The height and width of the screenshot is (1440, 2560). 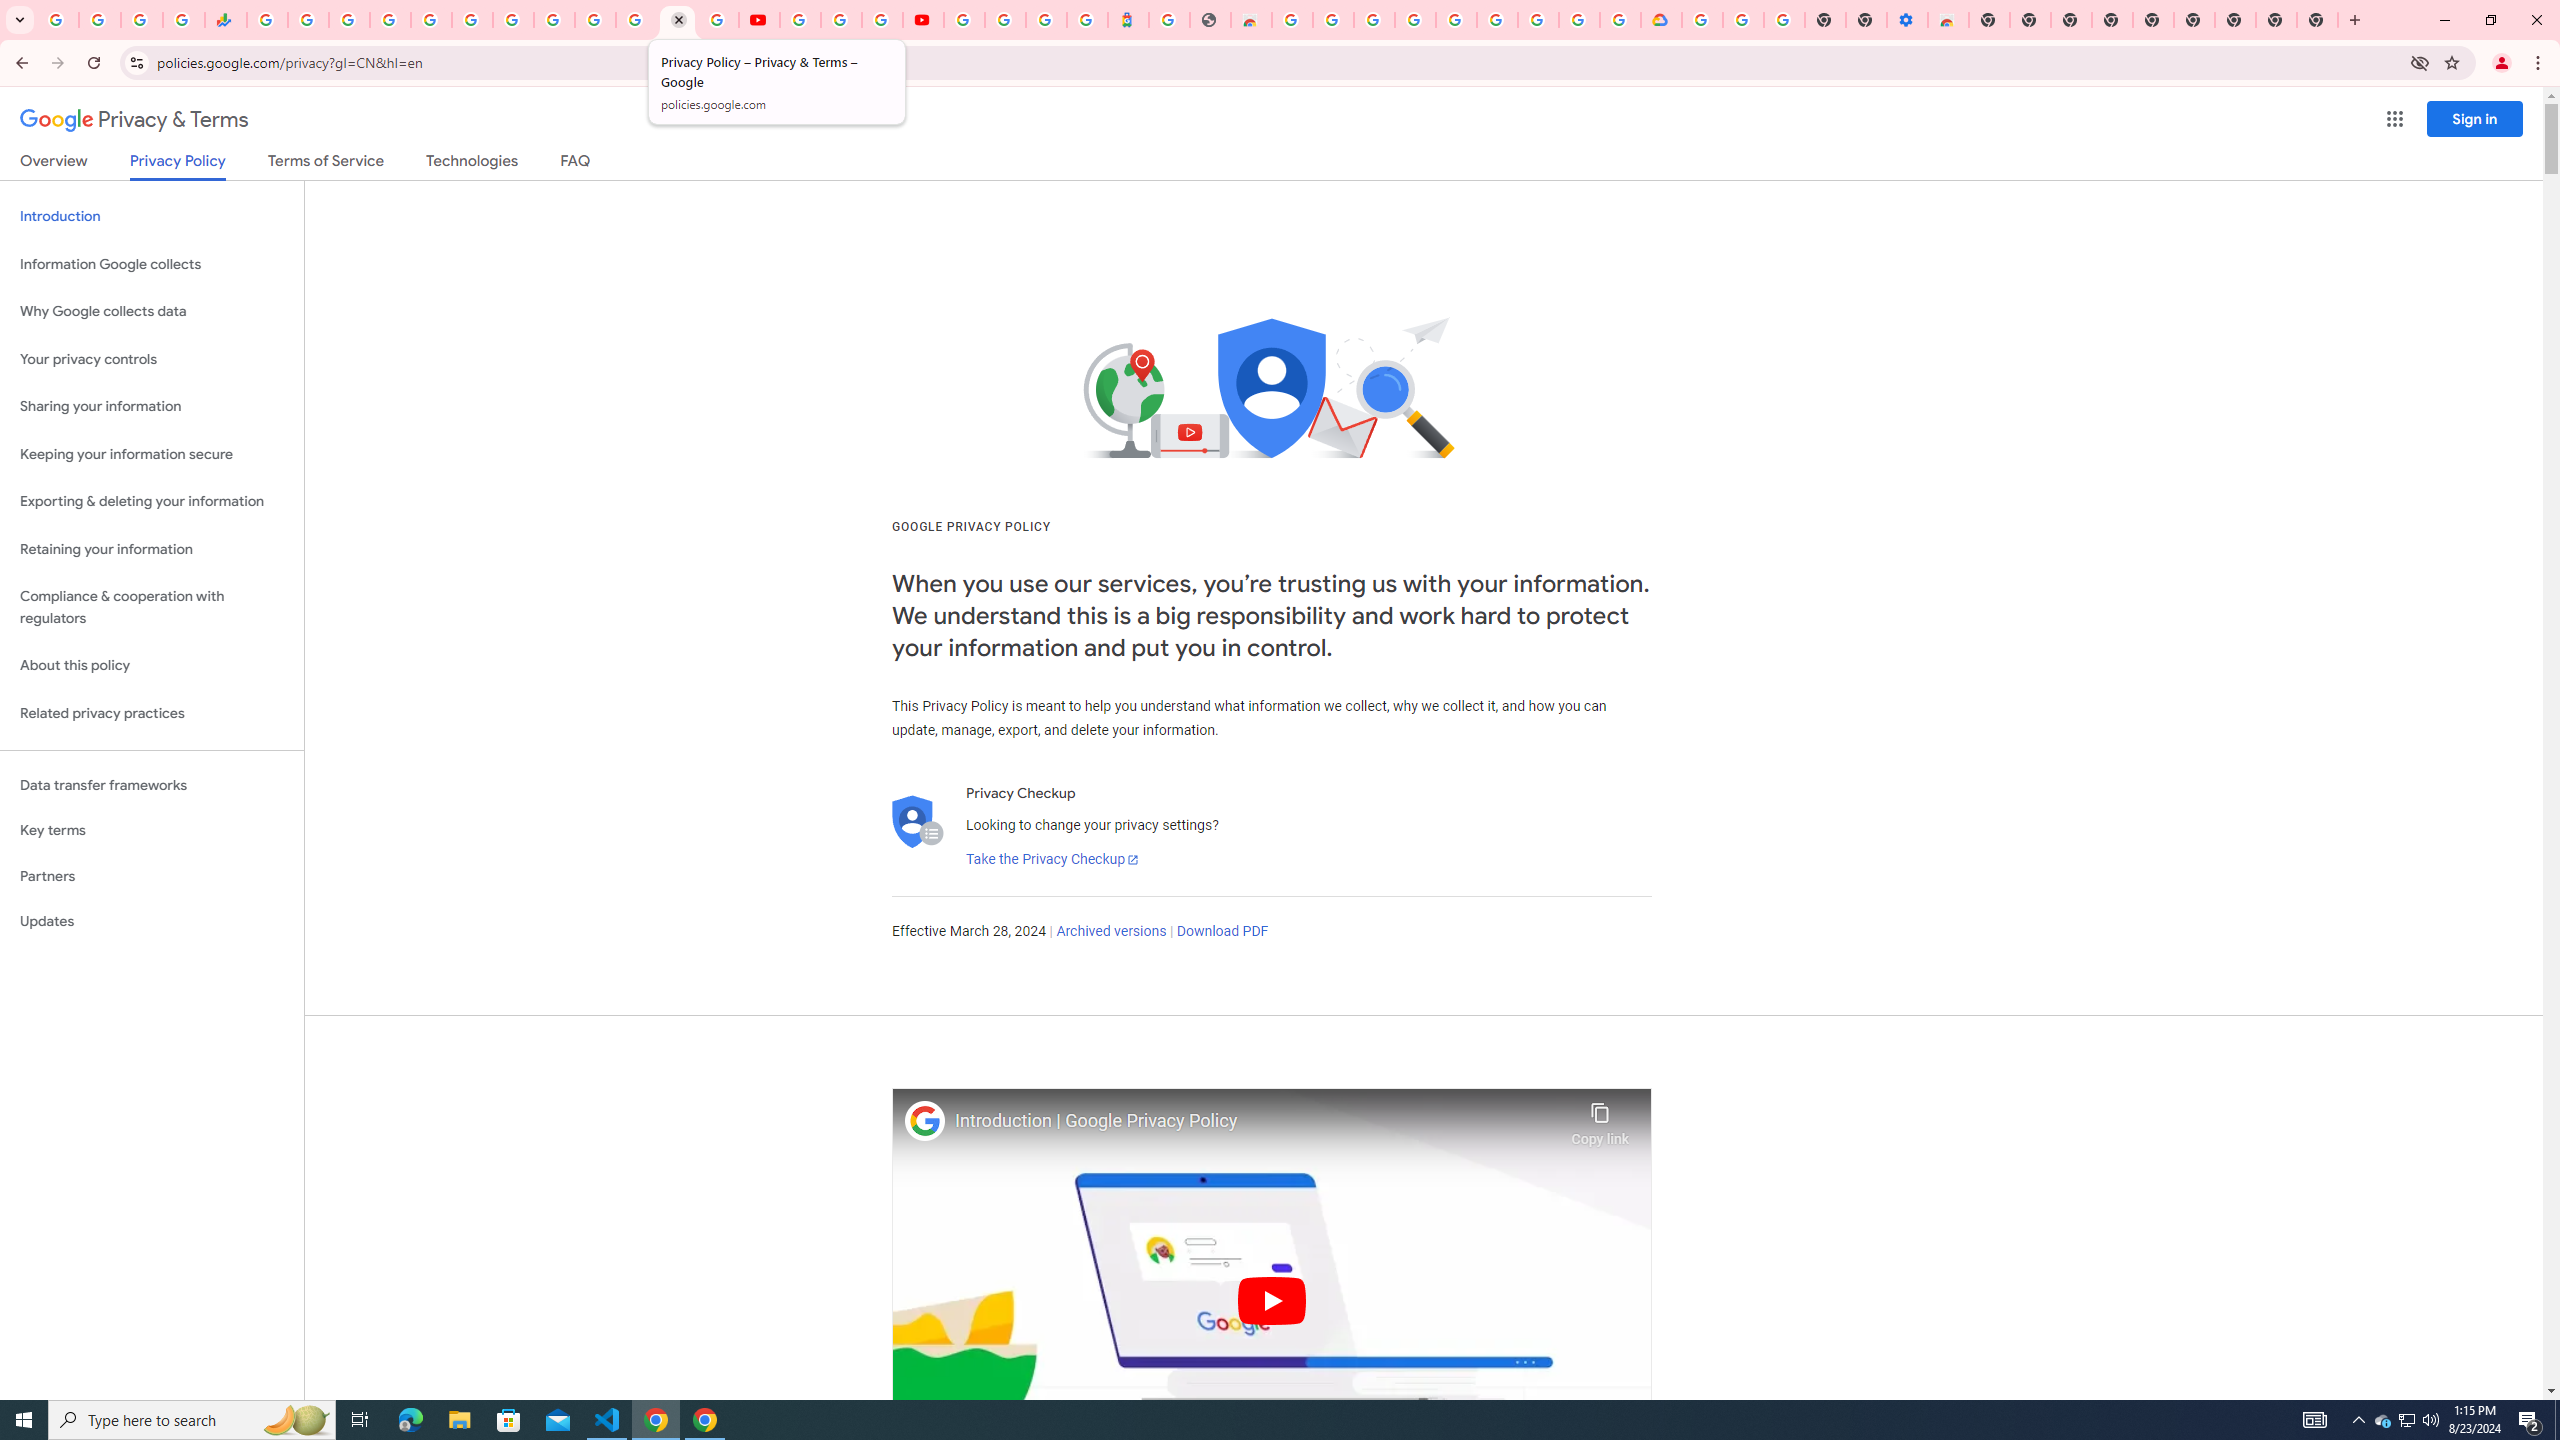 What do you see at coordinates (1110, 930) in the screenshot?
I see `'Archived versions'` at bounding box center [1110, 930].